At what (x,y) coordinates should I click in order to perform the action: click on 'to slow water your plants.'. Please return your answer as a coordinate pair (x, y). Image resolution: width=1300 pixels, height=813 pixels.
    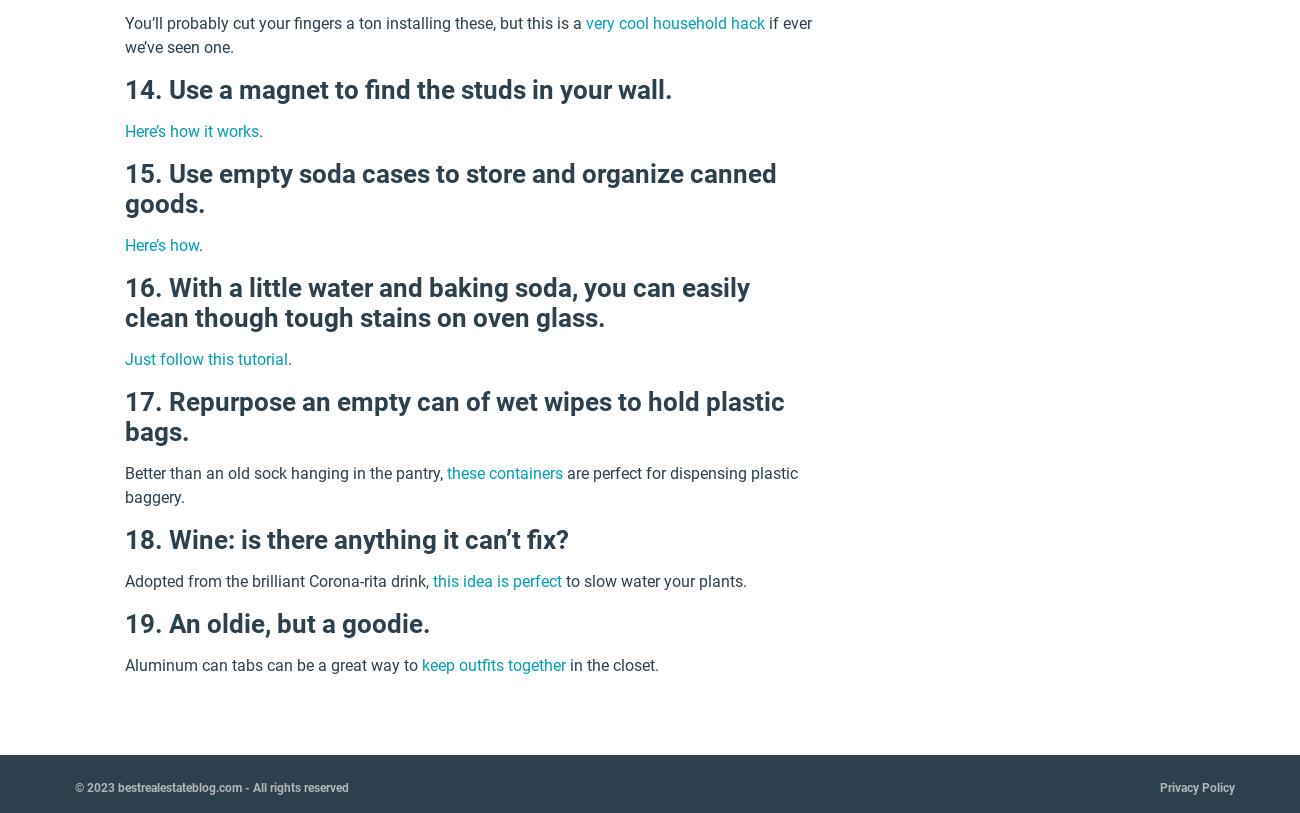
    Looking at the image, I should click on (653, 581).